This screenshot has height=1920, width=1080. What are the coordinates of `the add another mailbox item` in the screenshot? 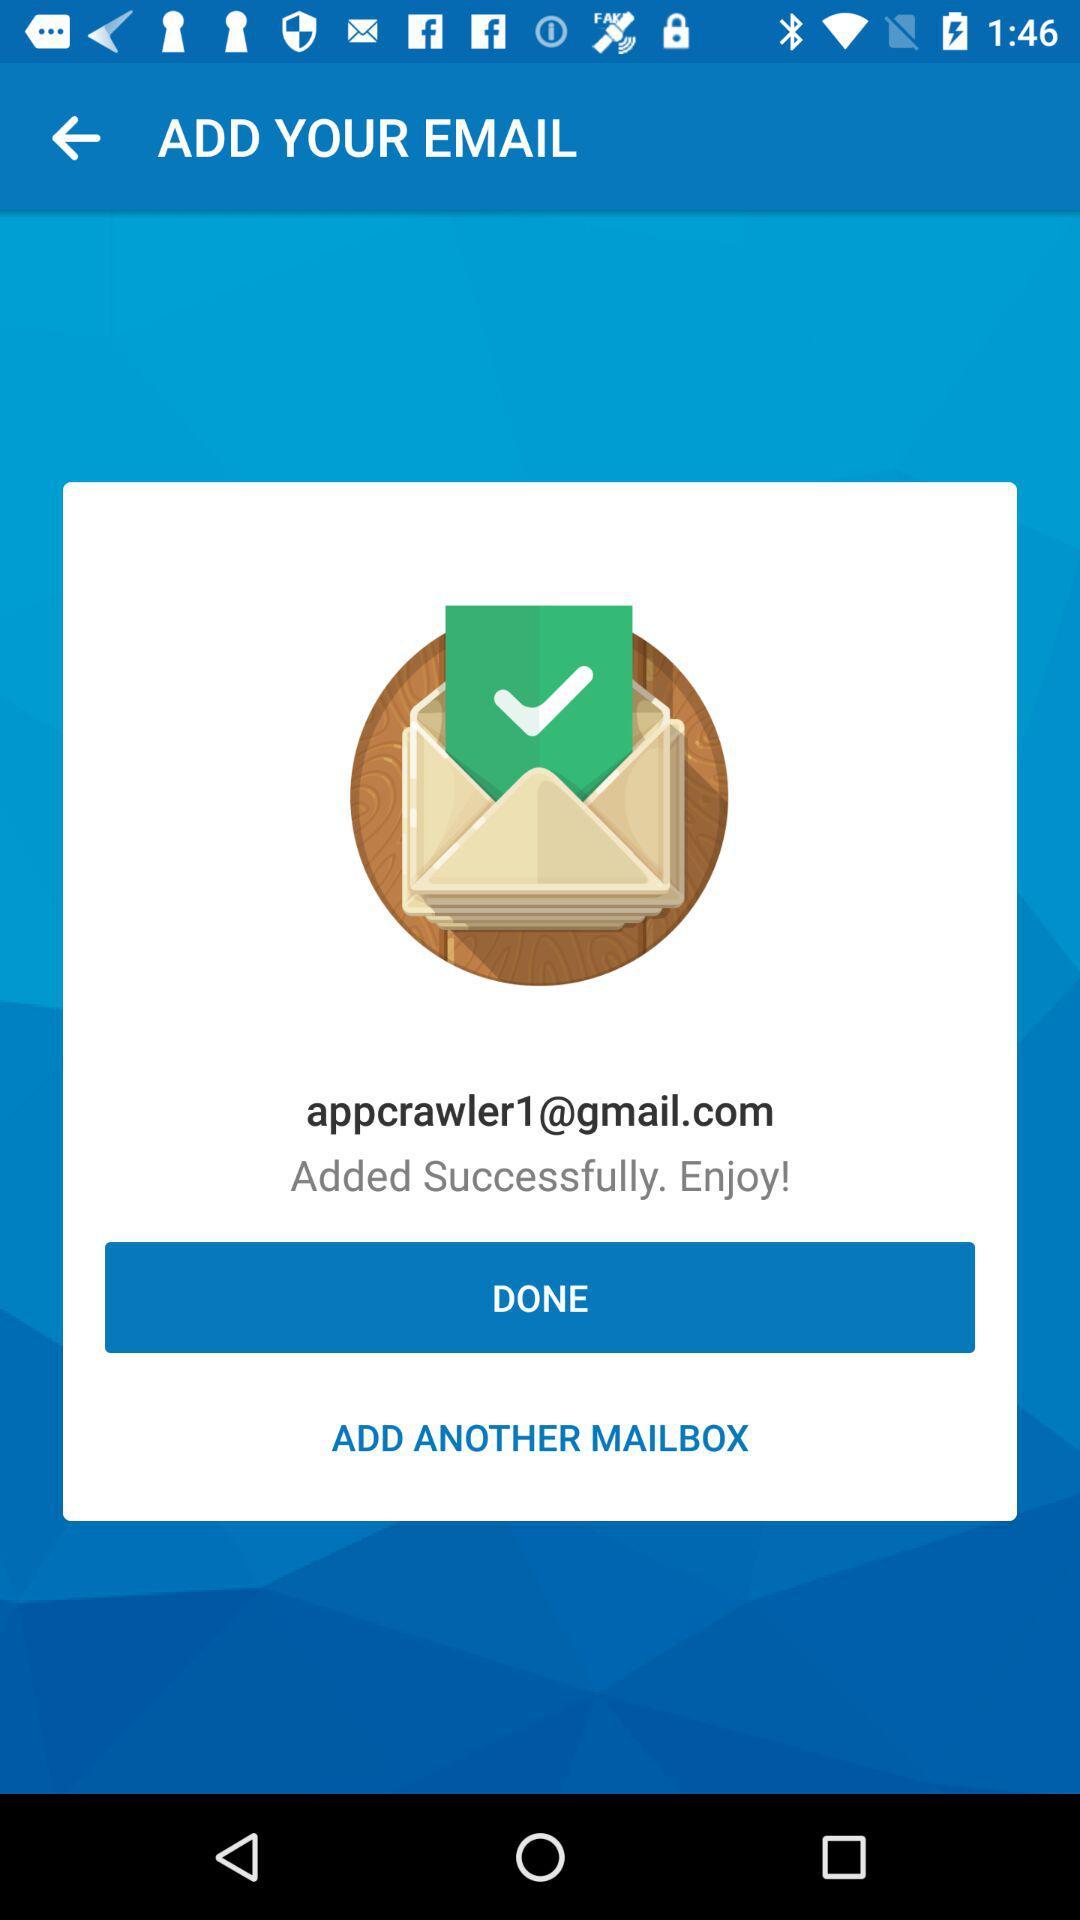 It's located at (540, 1435).